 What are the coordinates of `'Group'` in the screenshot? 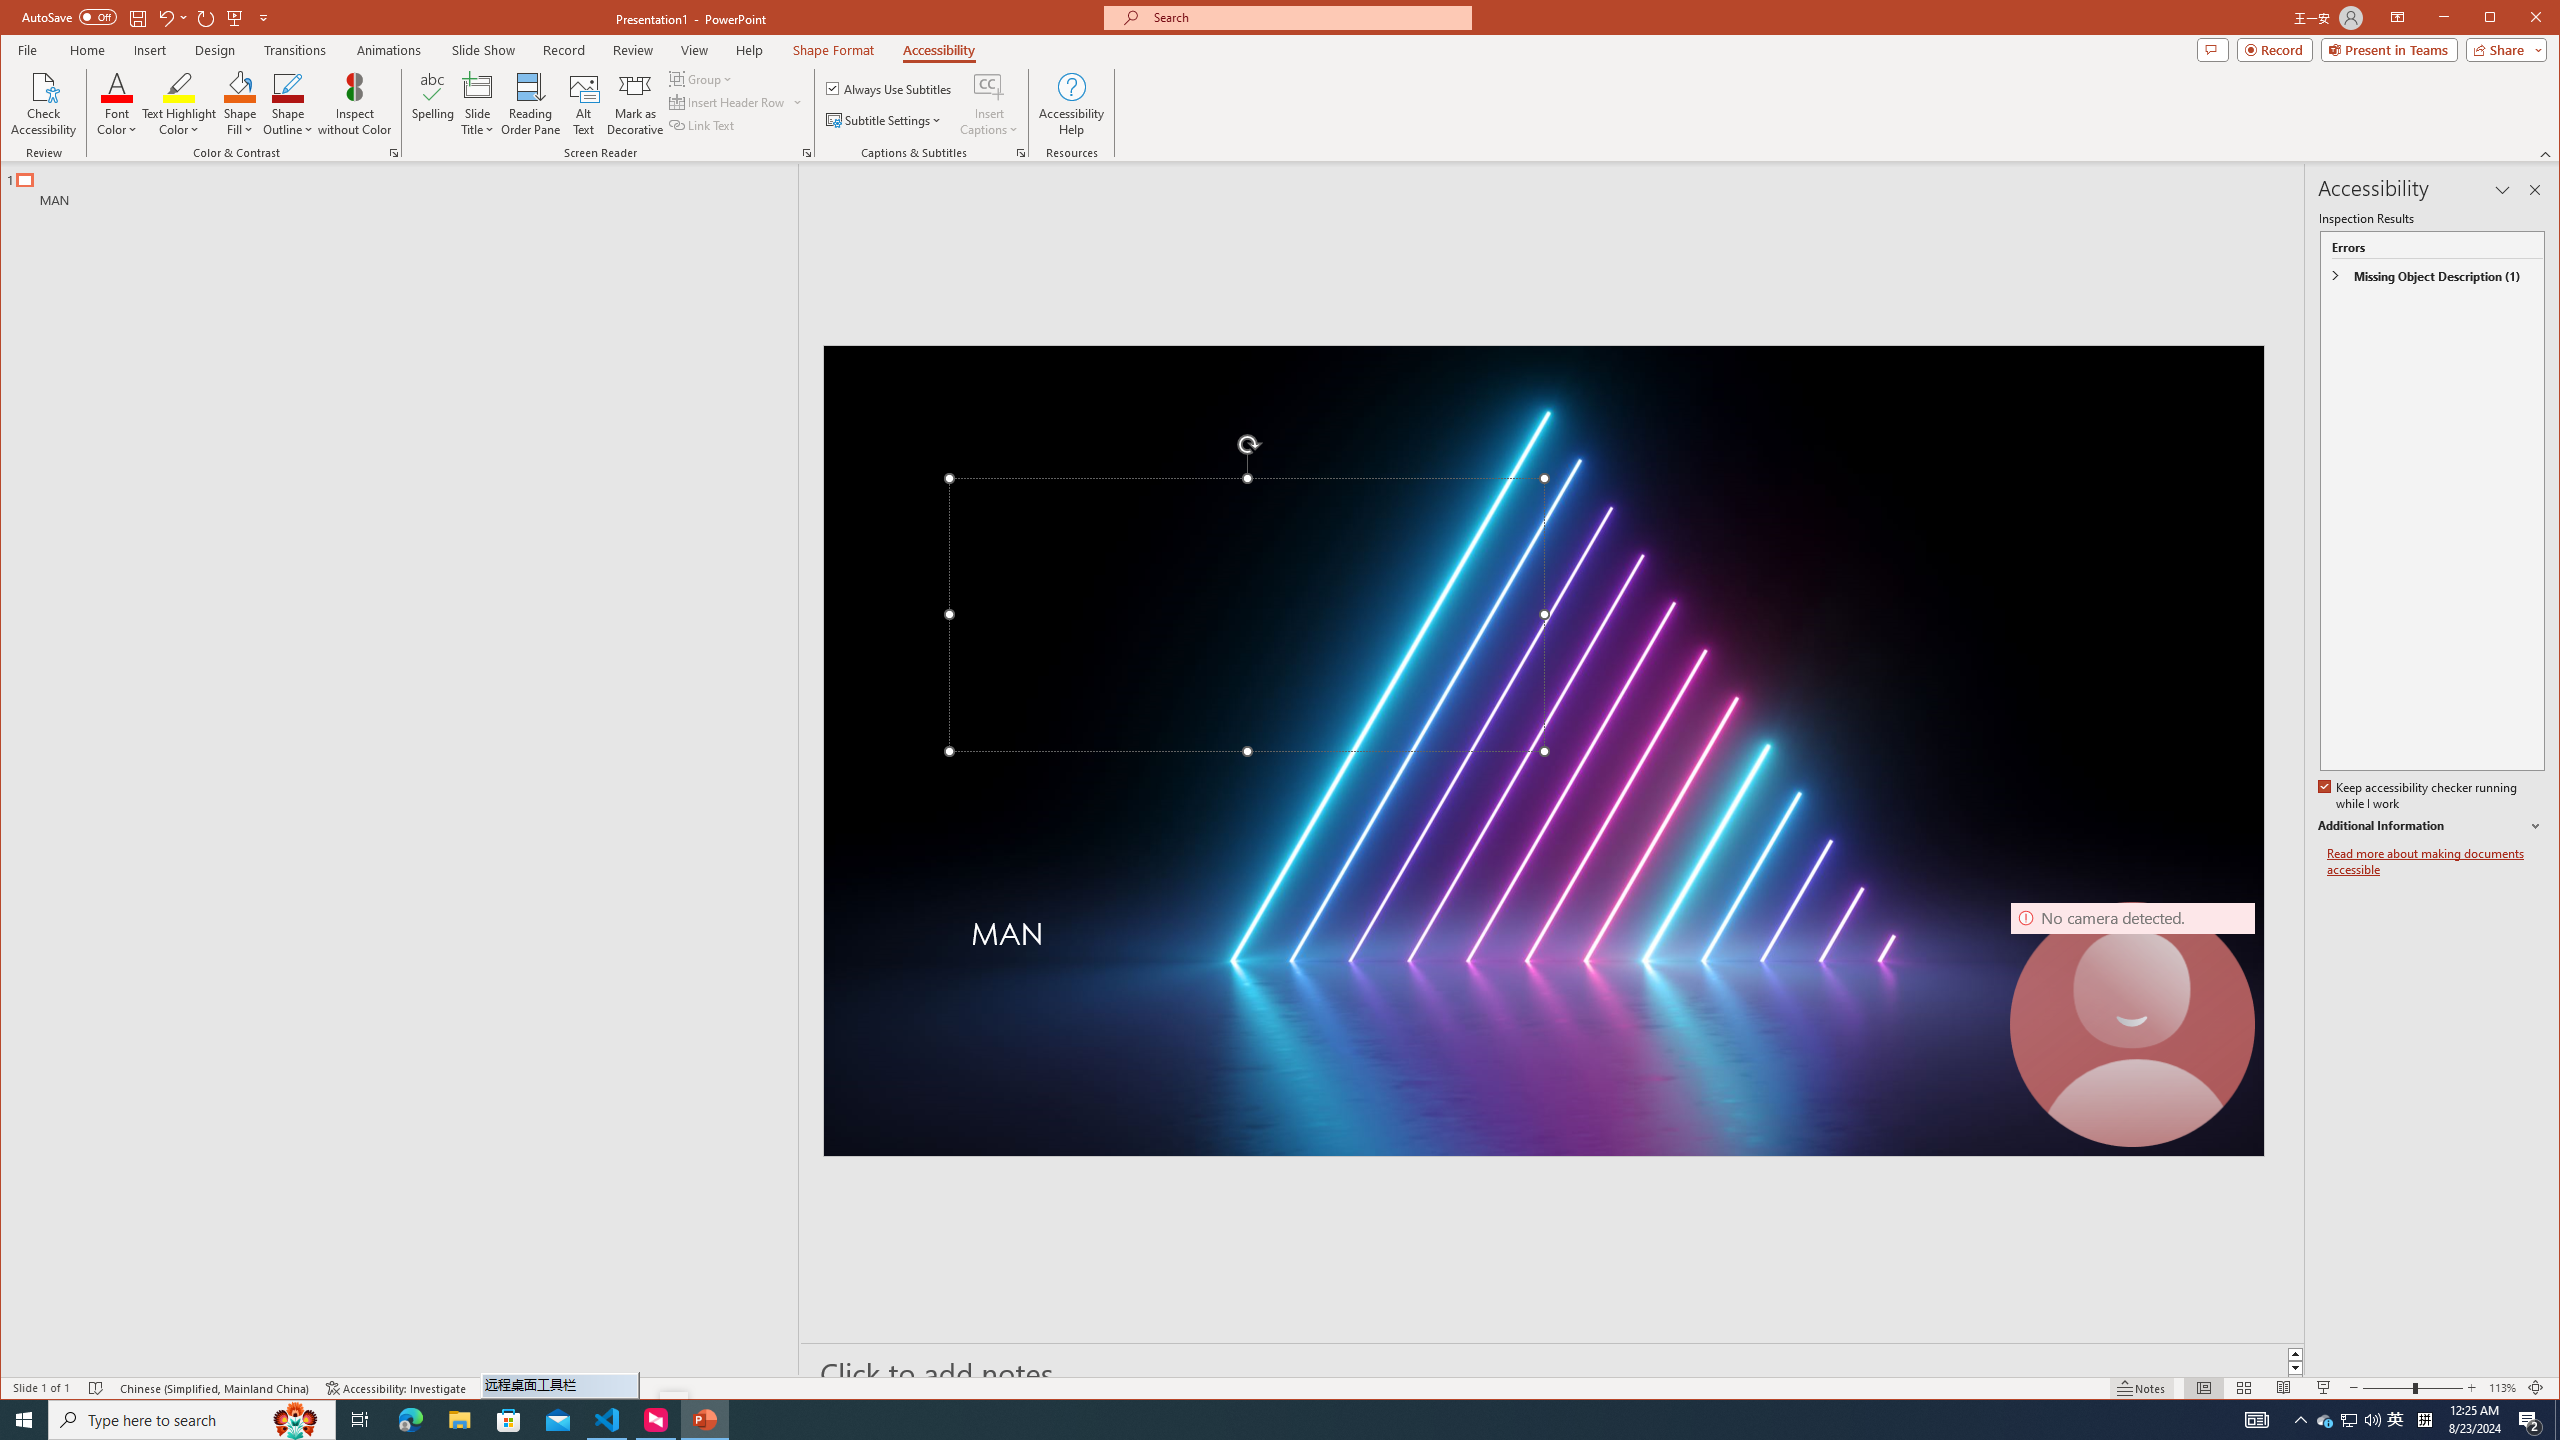 It's located at (701, 78).